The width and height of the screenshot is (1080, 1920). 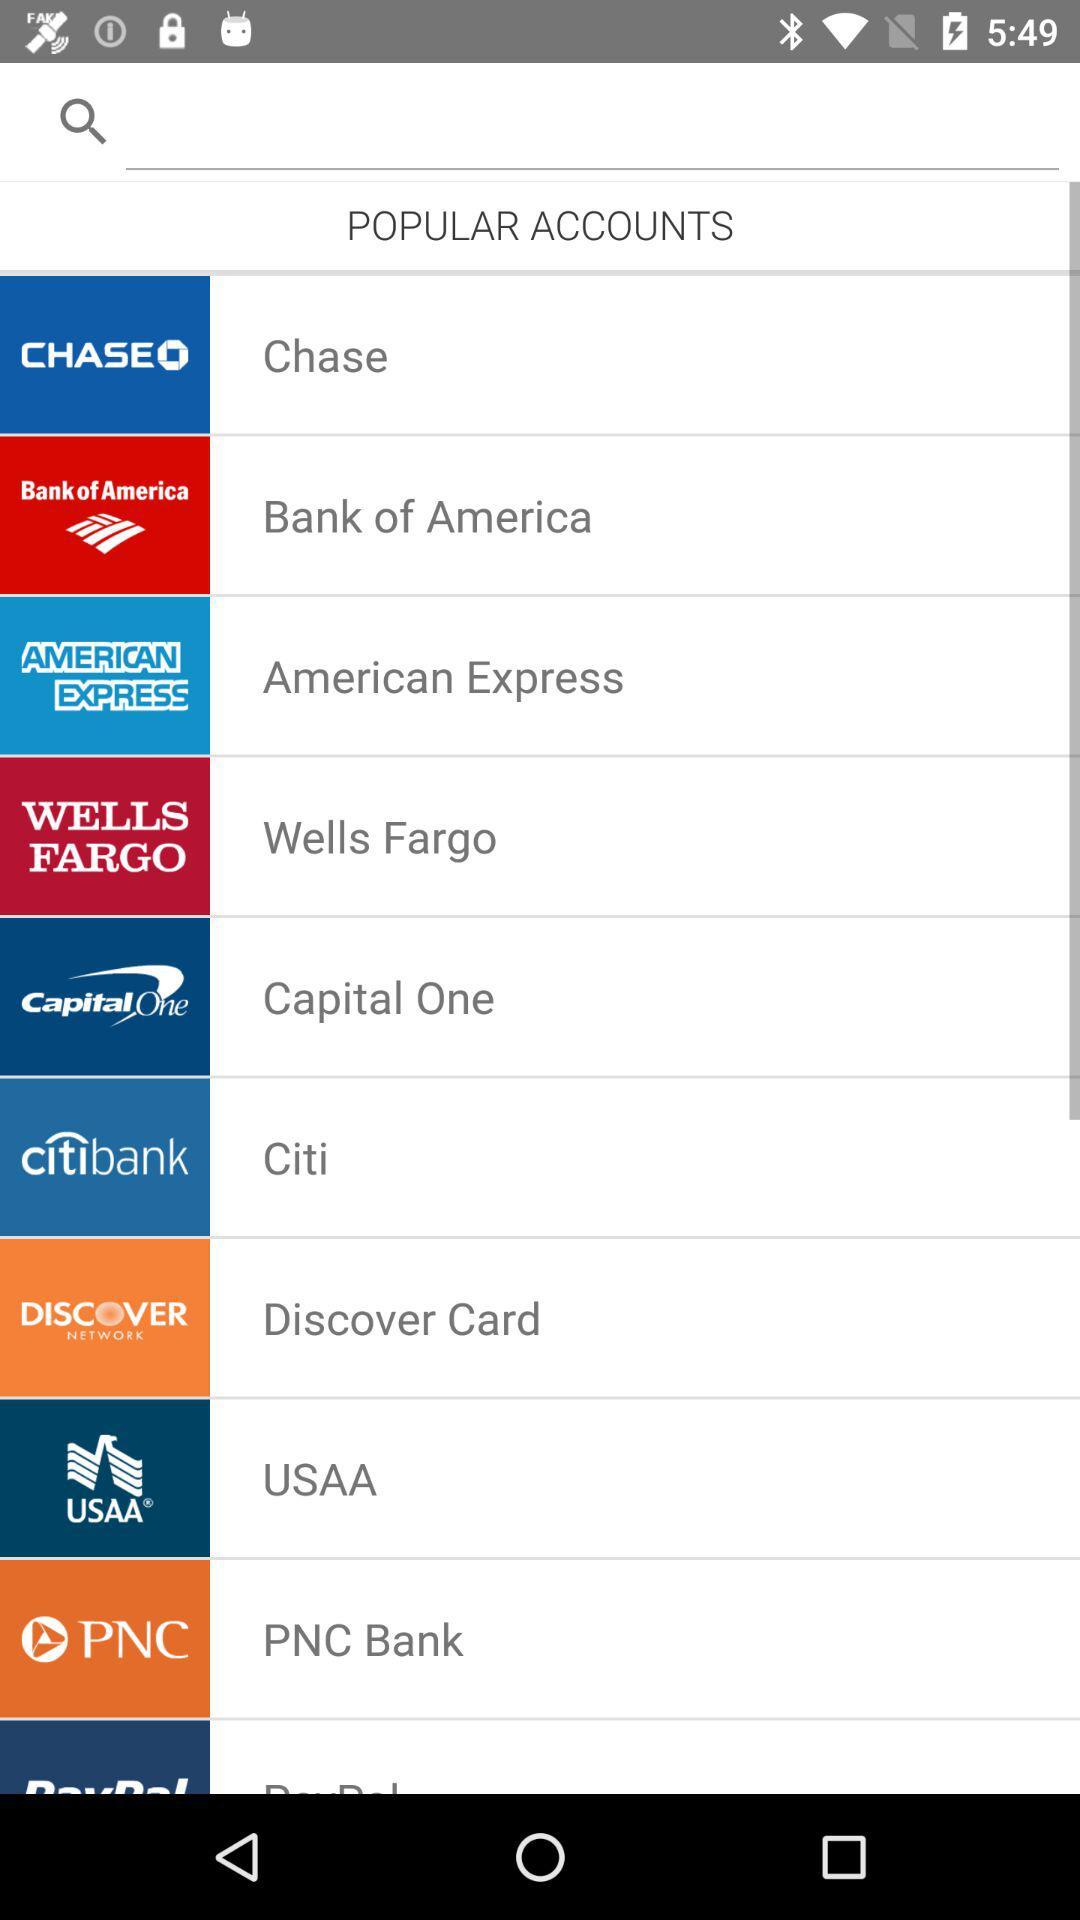 I want to click on app below citi item, so click(x=401, y=1317).